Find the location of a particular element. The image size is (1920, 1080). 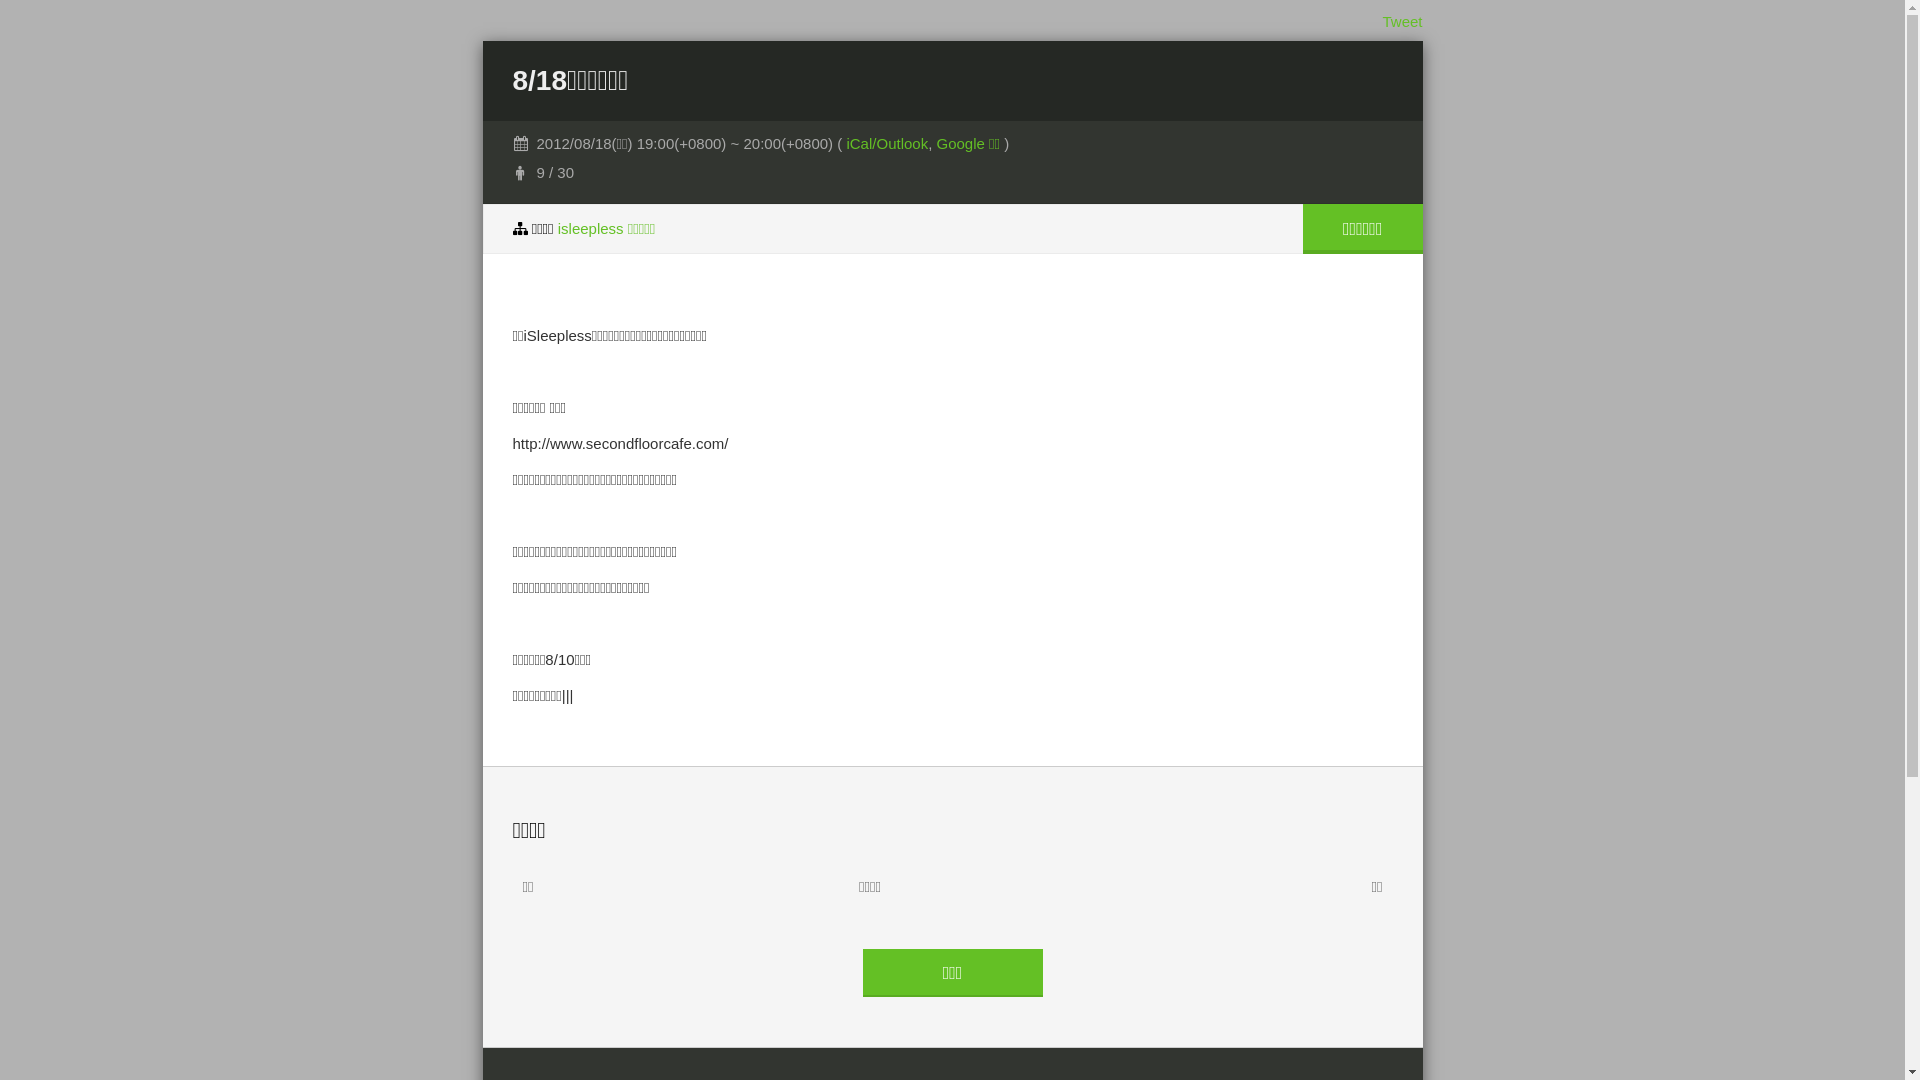

'iCal/Outlook' is located at coordinates (886, 142).